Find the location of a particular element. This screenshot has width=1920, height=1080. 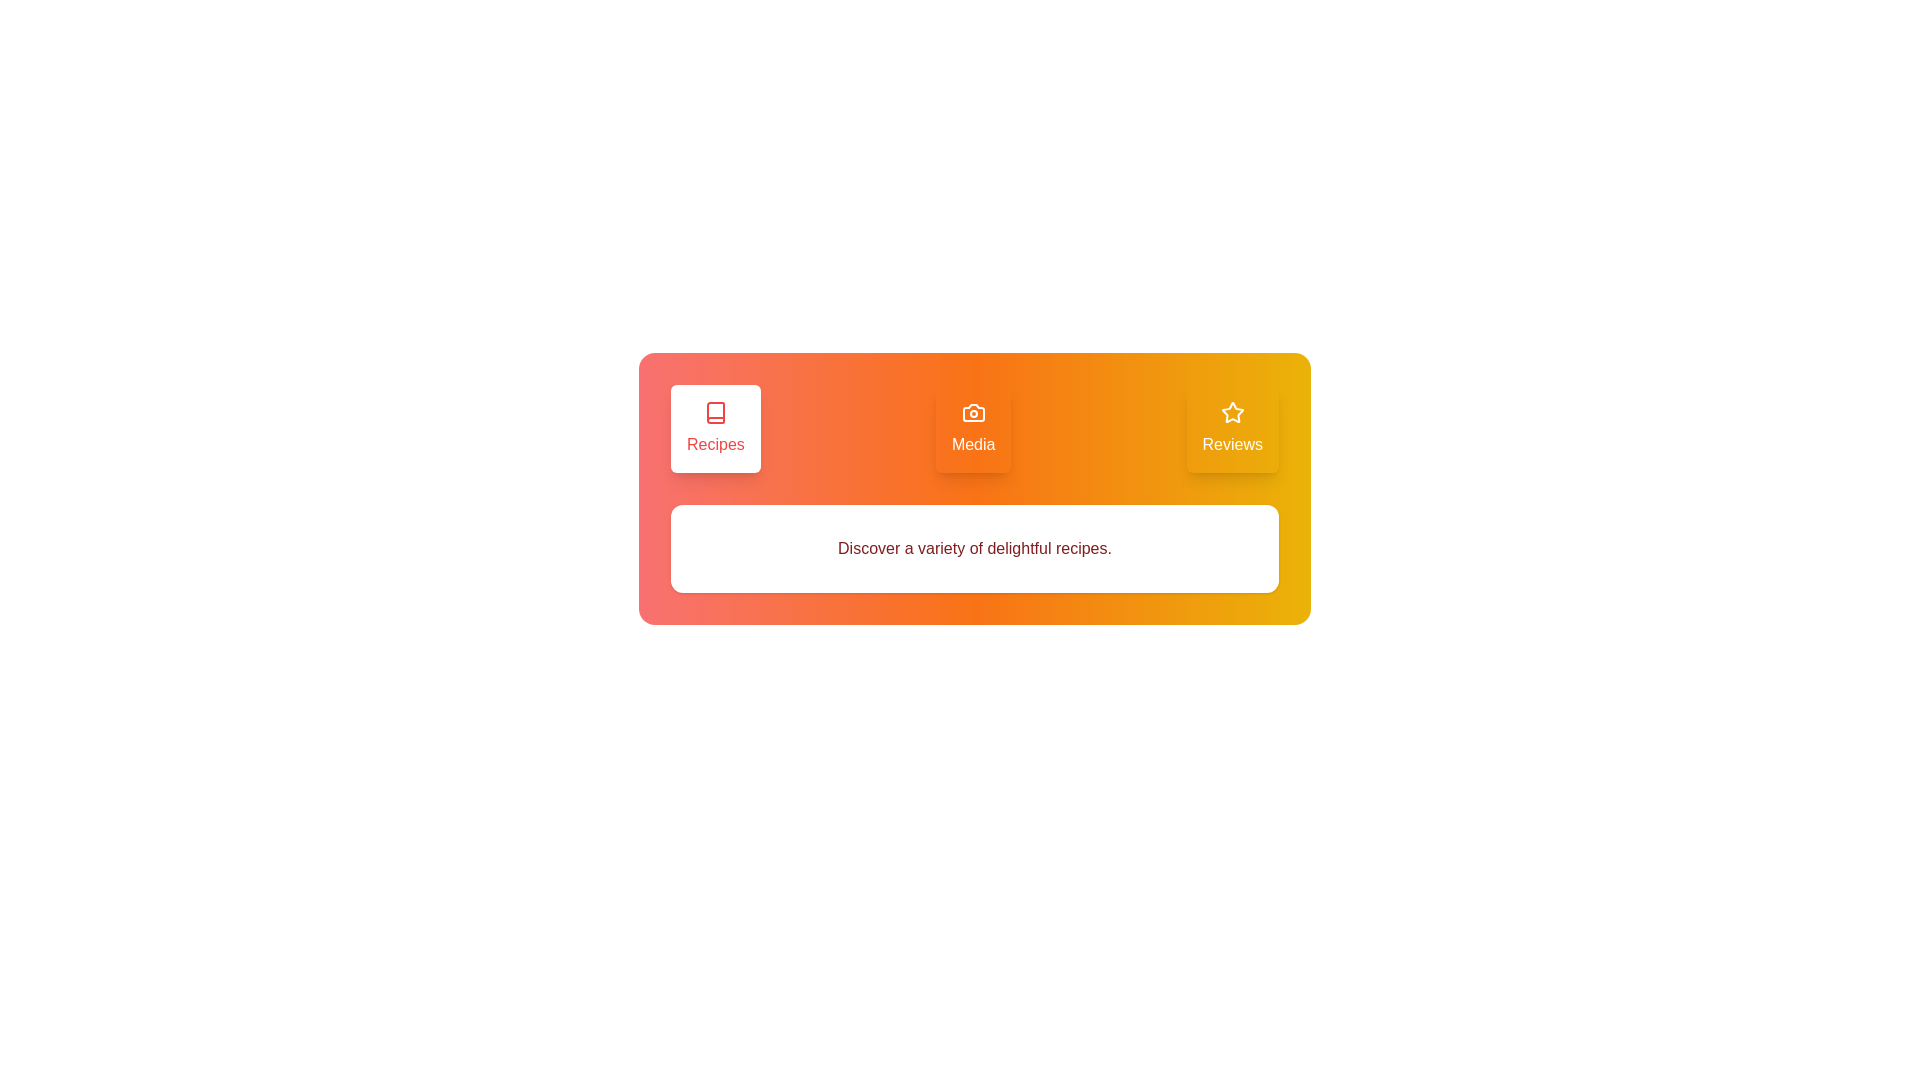

the tab labeled Reviews to activate it is located at coordinates (1231, 427).